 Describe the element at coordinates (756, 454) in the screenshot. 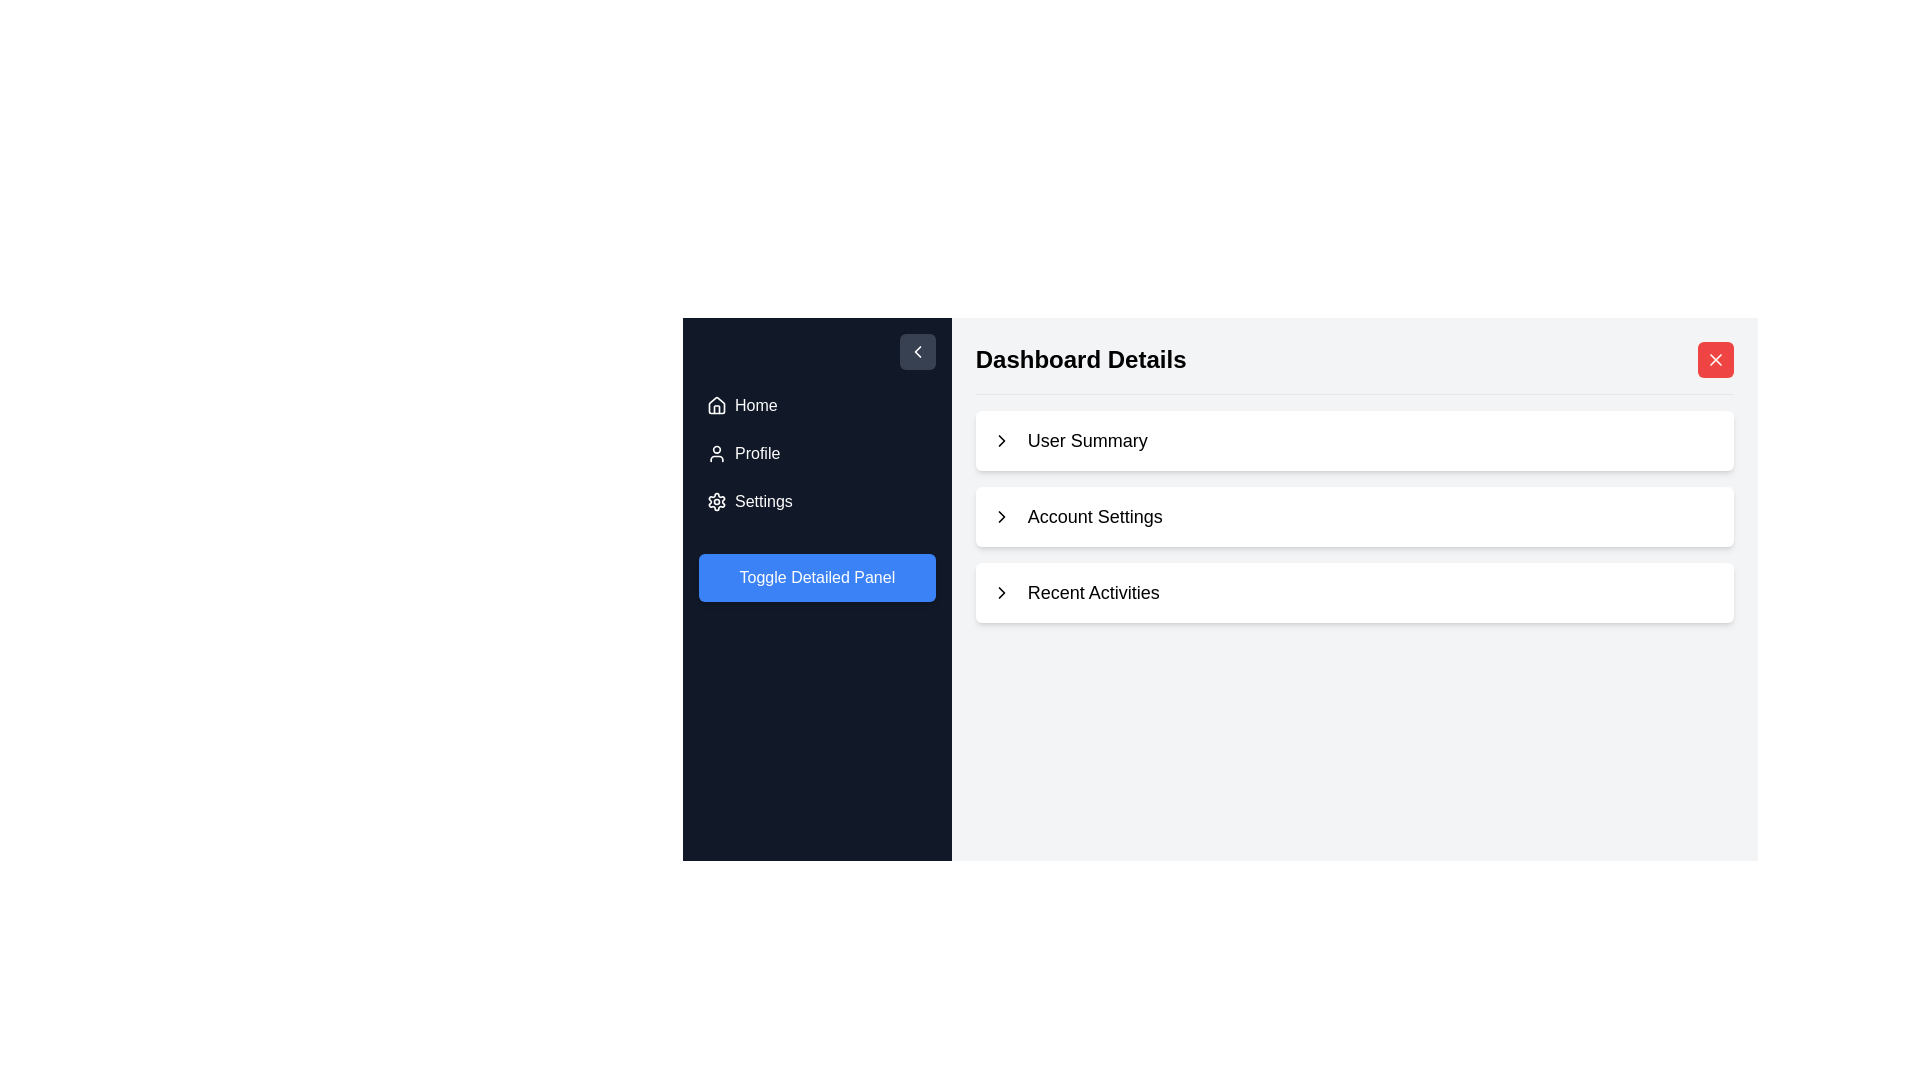

I see `the 'Profile' label in the vertical navigation list` at that location.